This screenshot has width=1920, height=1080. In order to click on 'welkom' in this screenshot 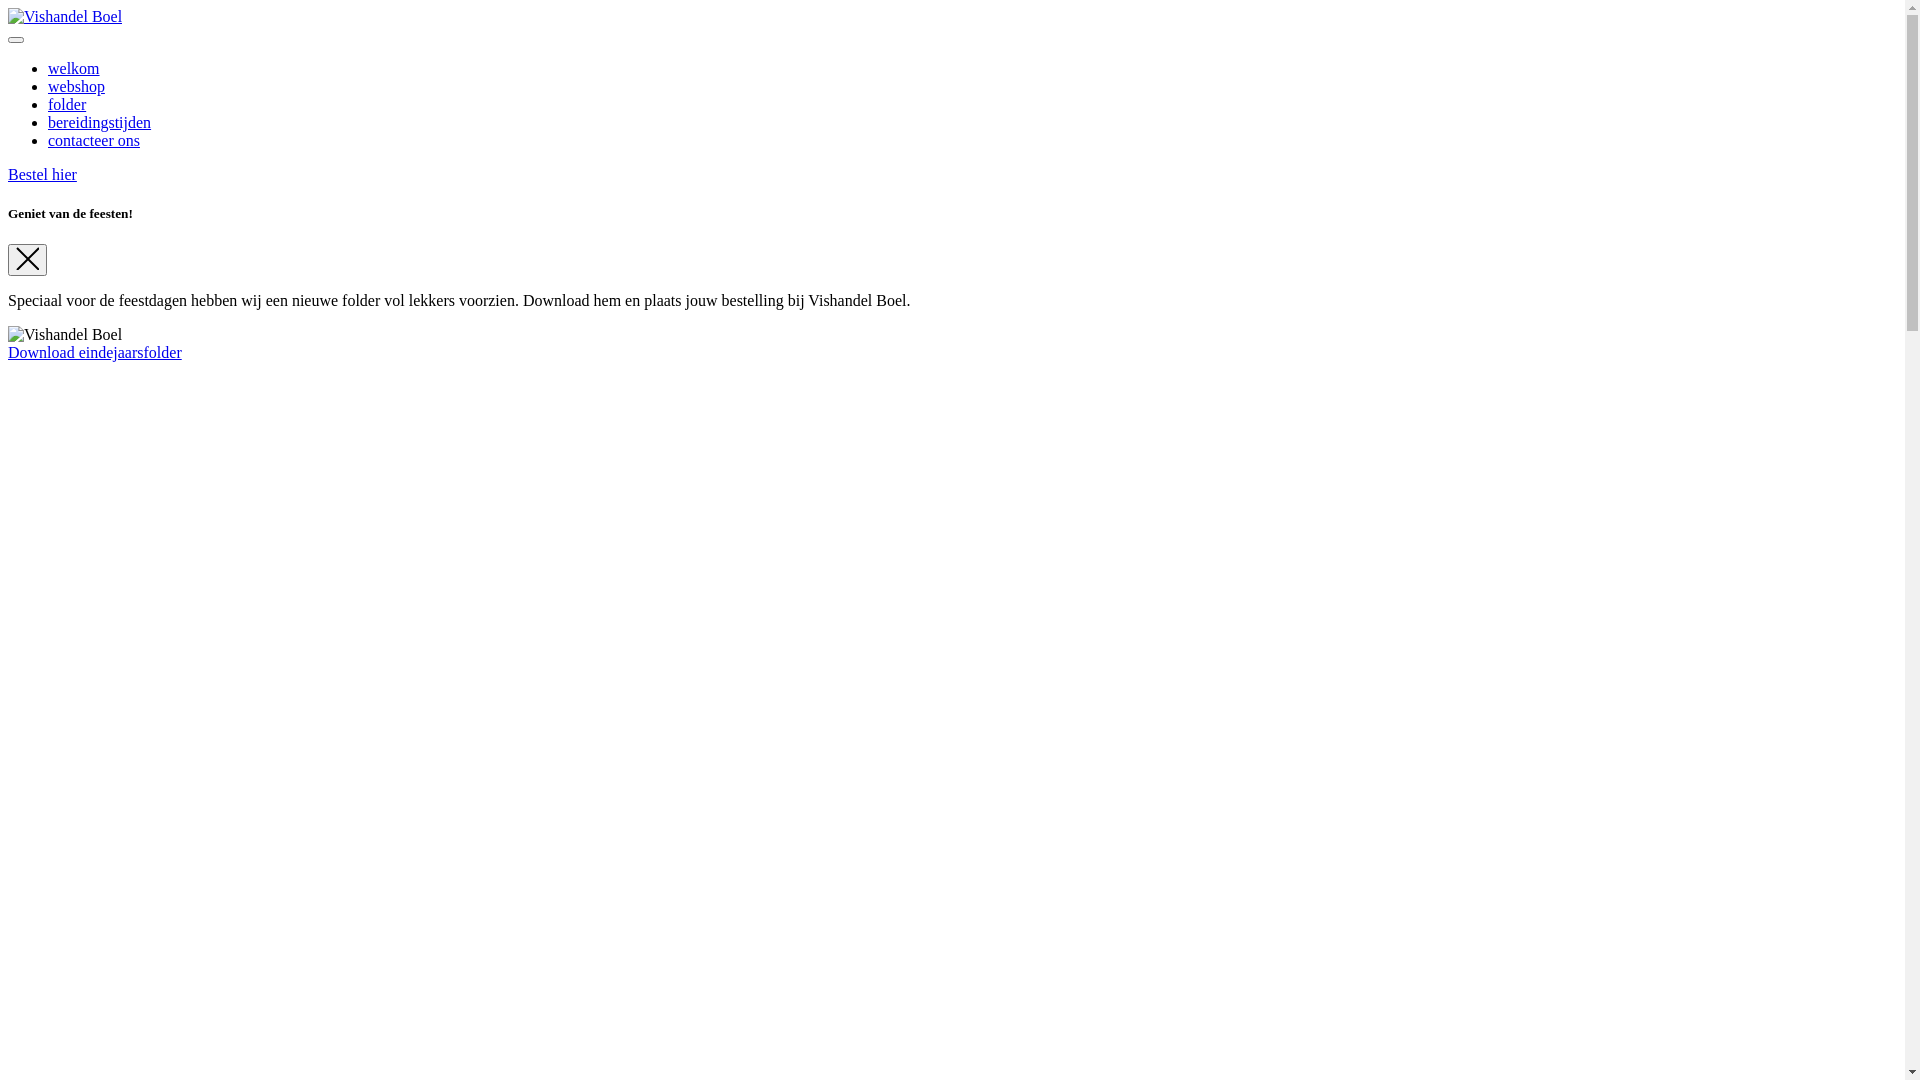, I will do `click(73, 67)`.